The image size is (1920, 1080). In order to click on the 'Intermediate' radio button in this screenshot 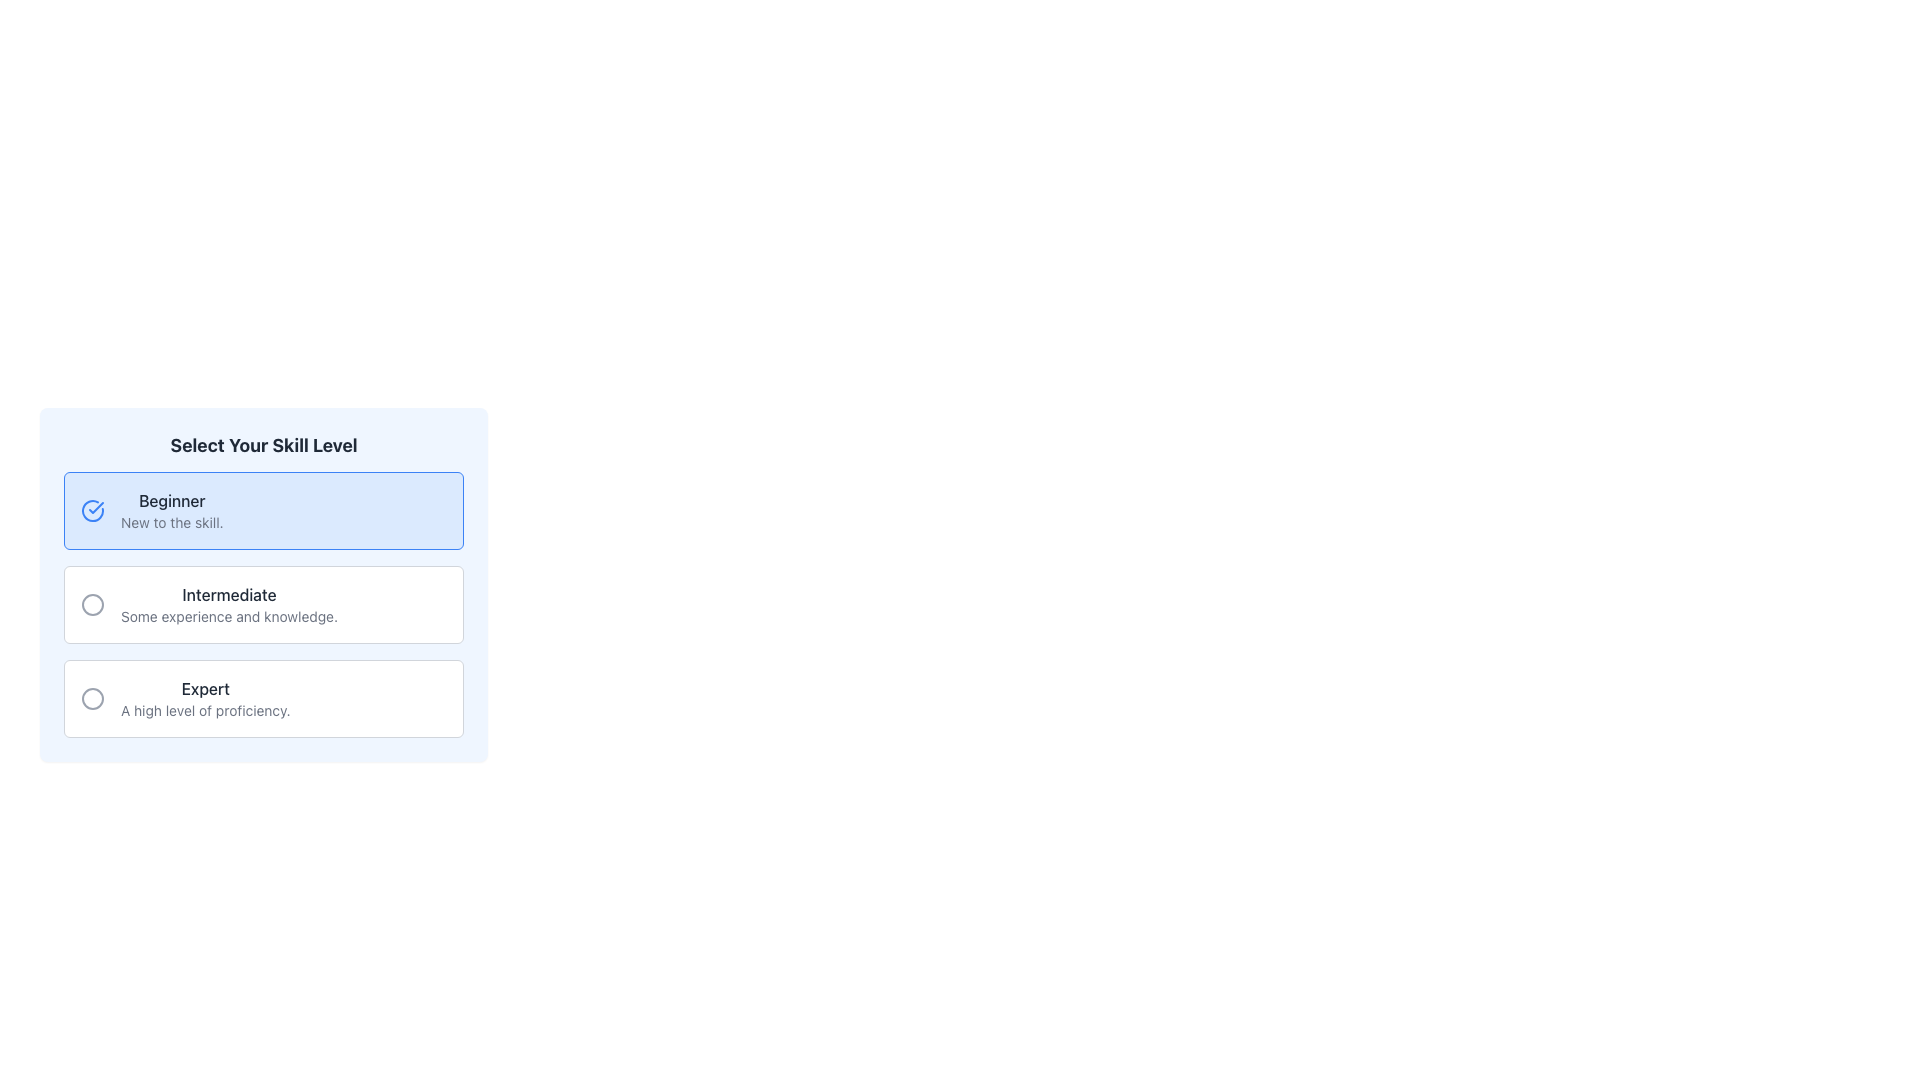, I will do `click(91, 604)`.